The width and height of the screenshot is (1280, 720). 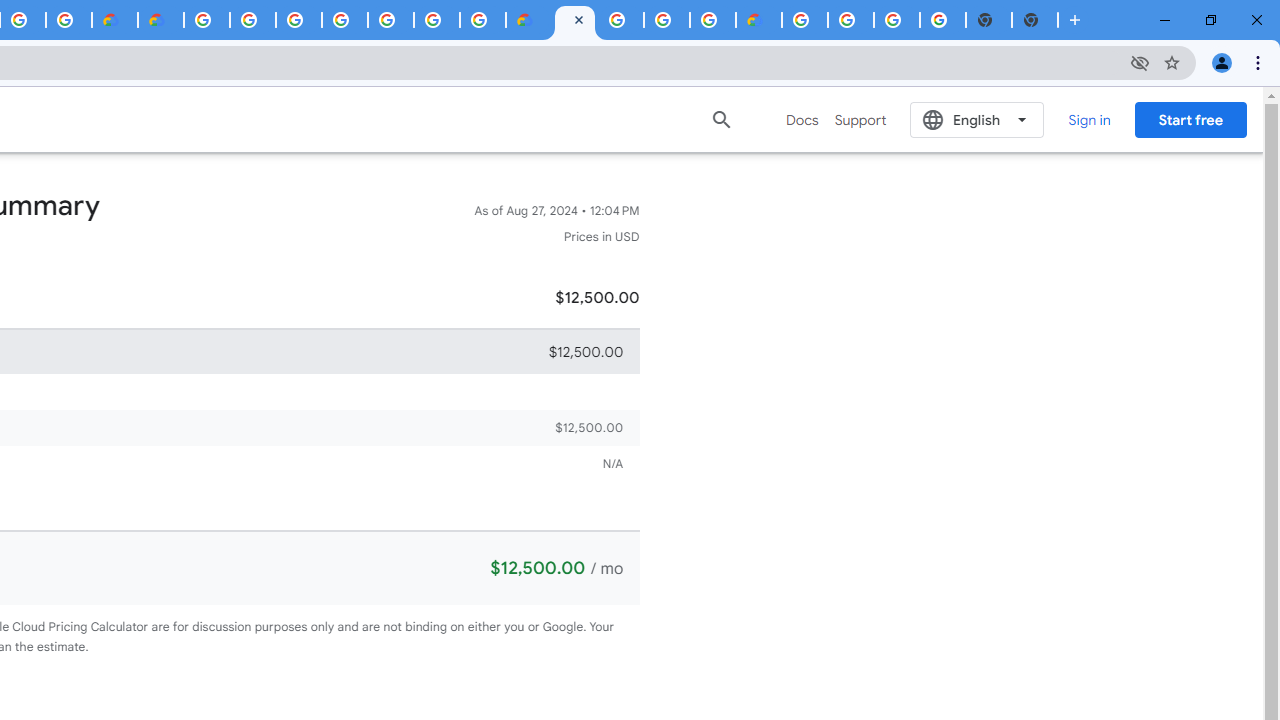 What do you see at coordinates (207, 20) in the screenshot?
I see `'Google Cloud Platform'` at bounding box center [207, 20].